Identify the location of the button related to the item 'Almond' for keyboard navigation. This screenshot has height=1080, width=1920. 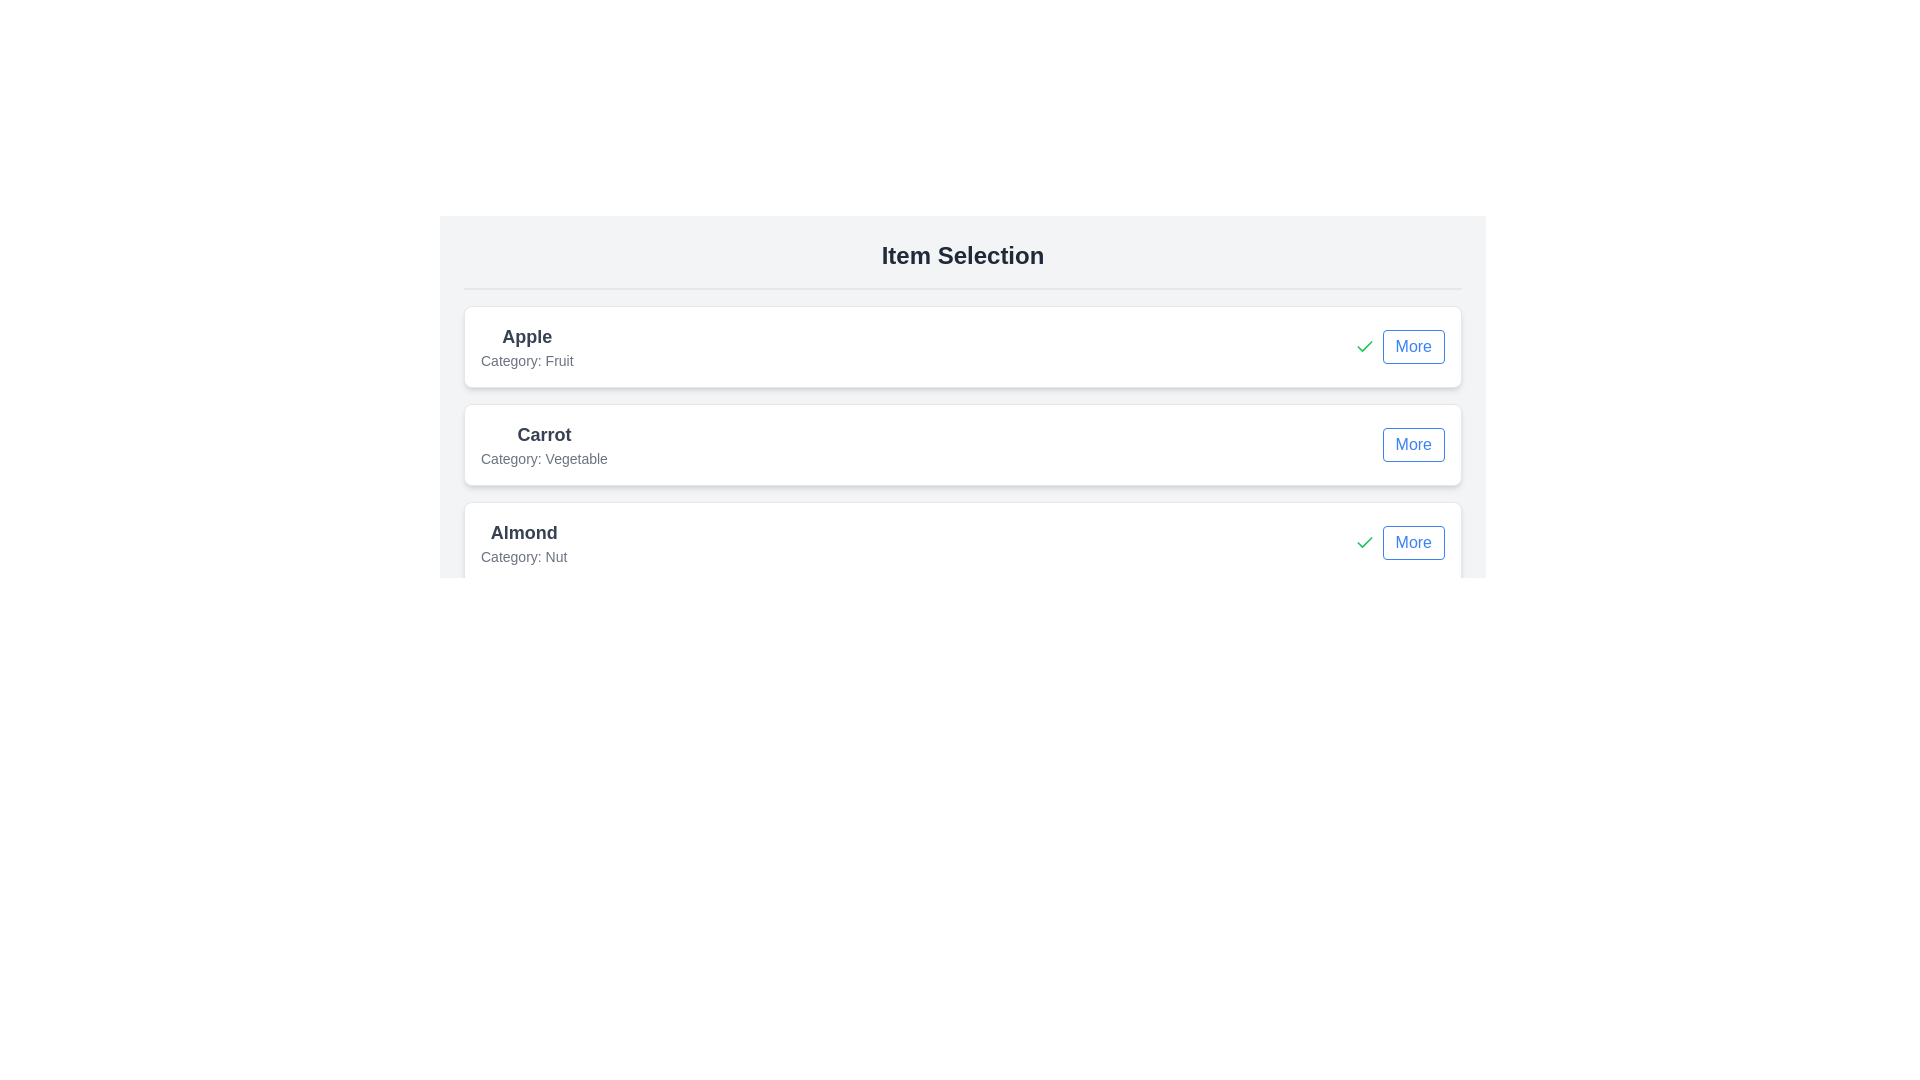
(1398, 543).